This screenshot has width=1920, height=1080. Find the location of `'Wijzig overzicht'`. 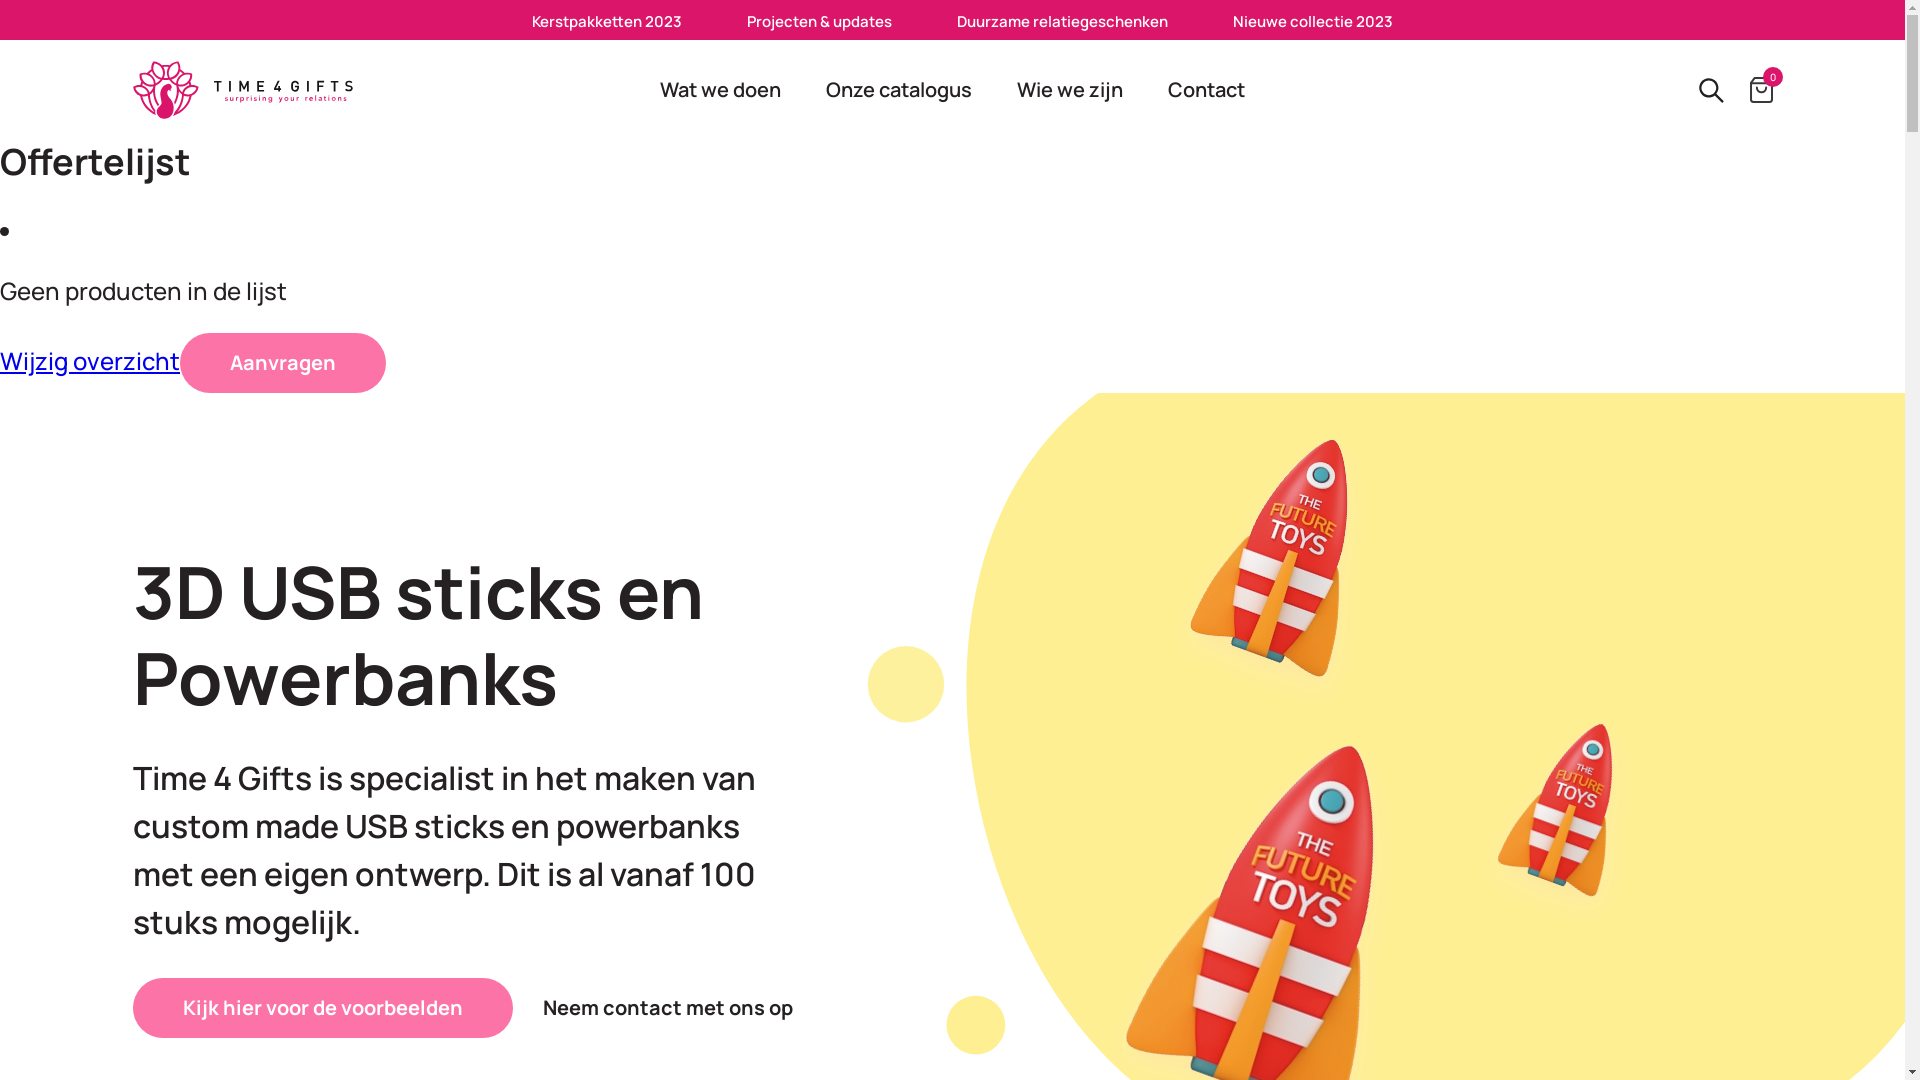

'Wijzig overzicht' is located at coordinates (0, 360).